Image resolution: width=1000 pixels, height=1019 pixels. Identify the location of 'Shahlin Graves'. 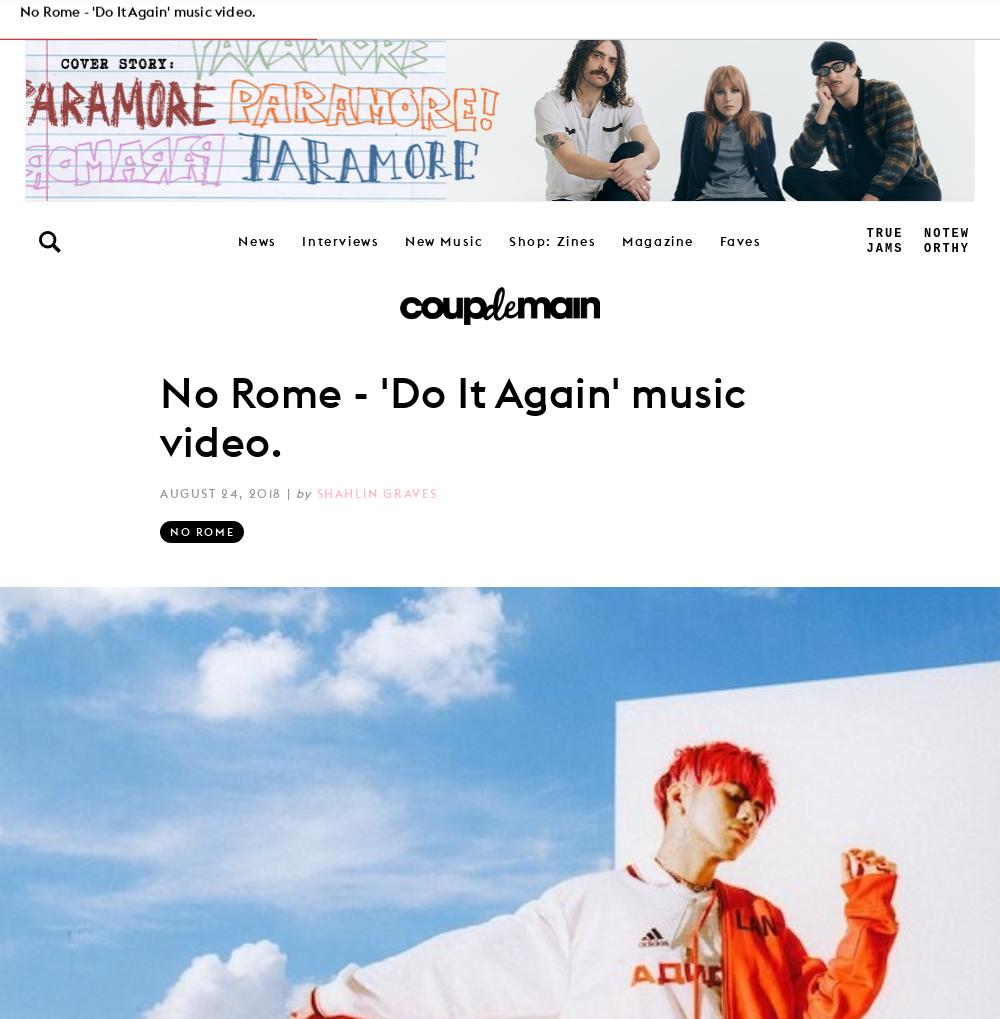
(377, 491).